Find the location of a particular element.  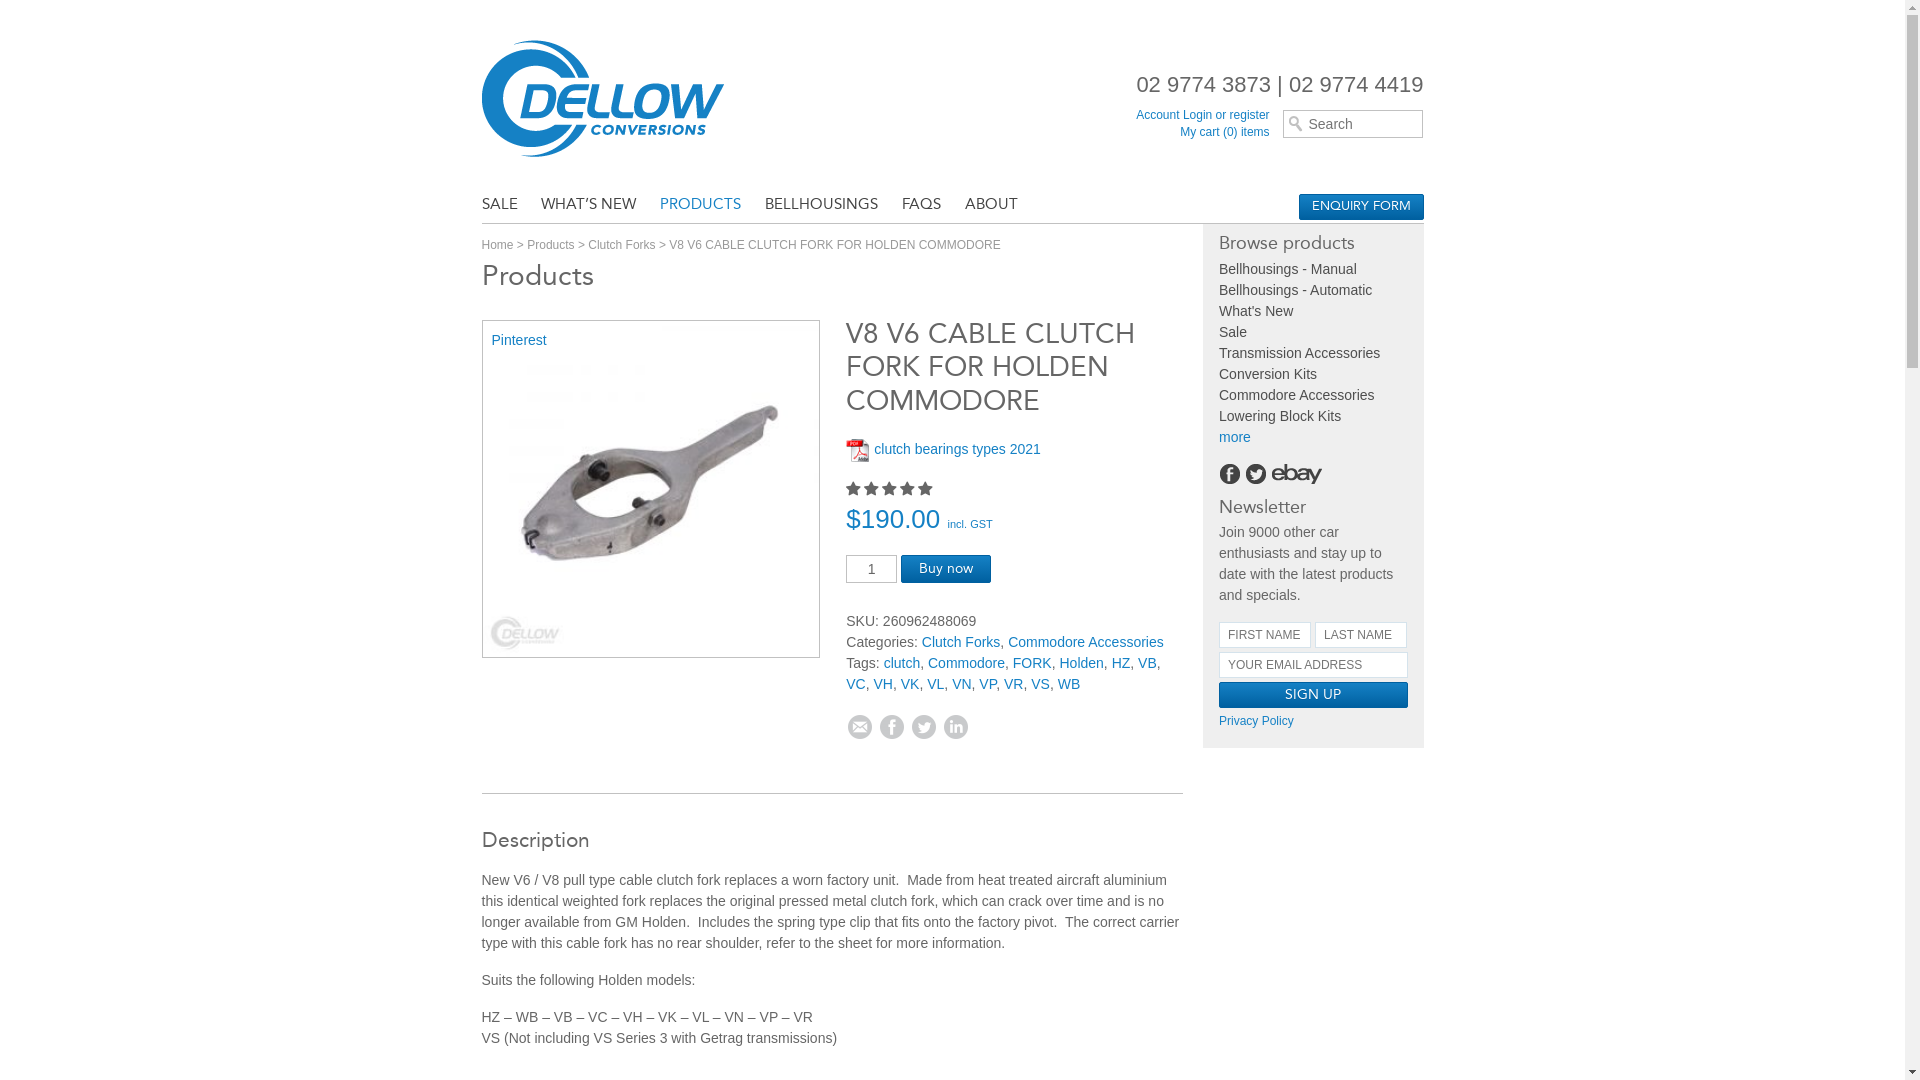

'ENQUIRY FORM' is located at coordinates (1360, 207).